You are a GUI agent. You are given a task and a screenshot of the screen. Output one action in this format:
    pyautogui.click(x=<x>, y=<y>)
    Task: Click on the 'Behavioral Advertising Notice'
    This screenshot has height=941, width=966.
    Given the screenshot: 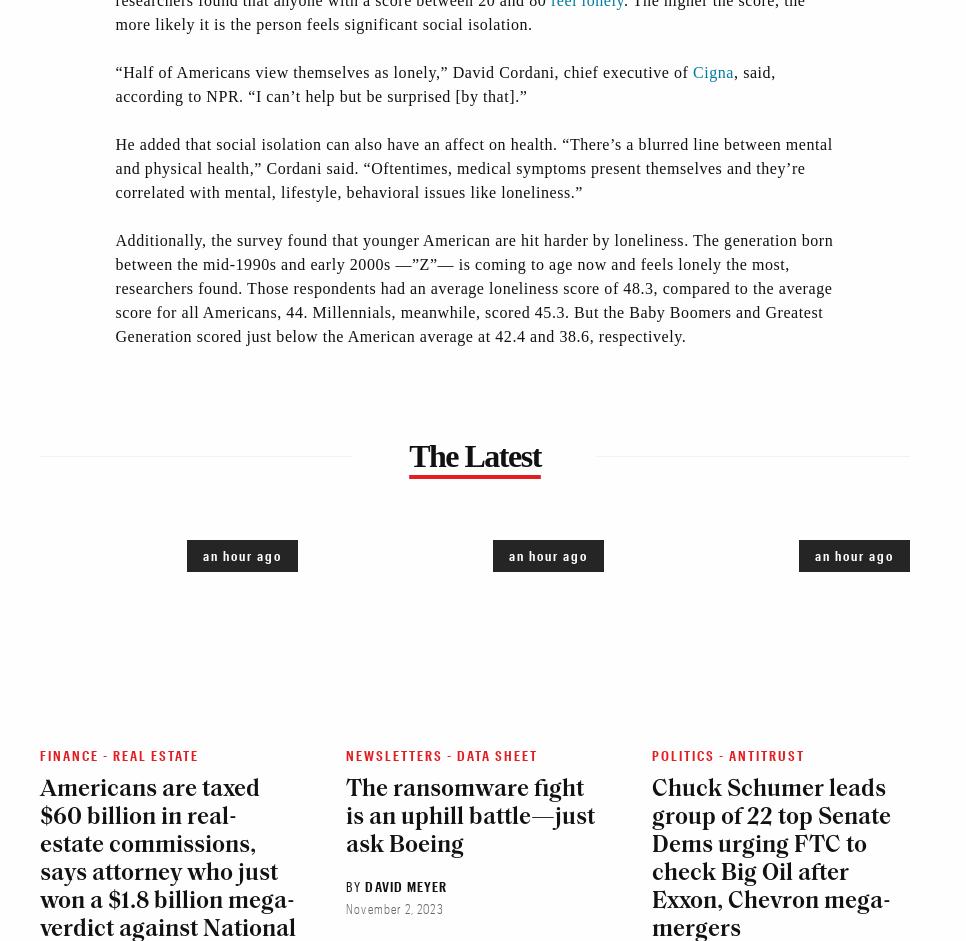 What is the action you would take?
    pyautogui.click(x=474, y=556)
    